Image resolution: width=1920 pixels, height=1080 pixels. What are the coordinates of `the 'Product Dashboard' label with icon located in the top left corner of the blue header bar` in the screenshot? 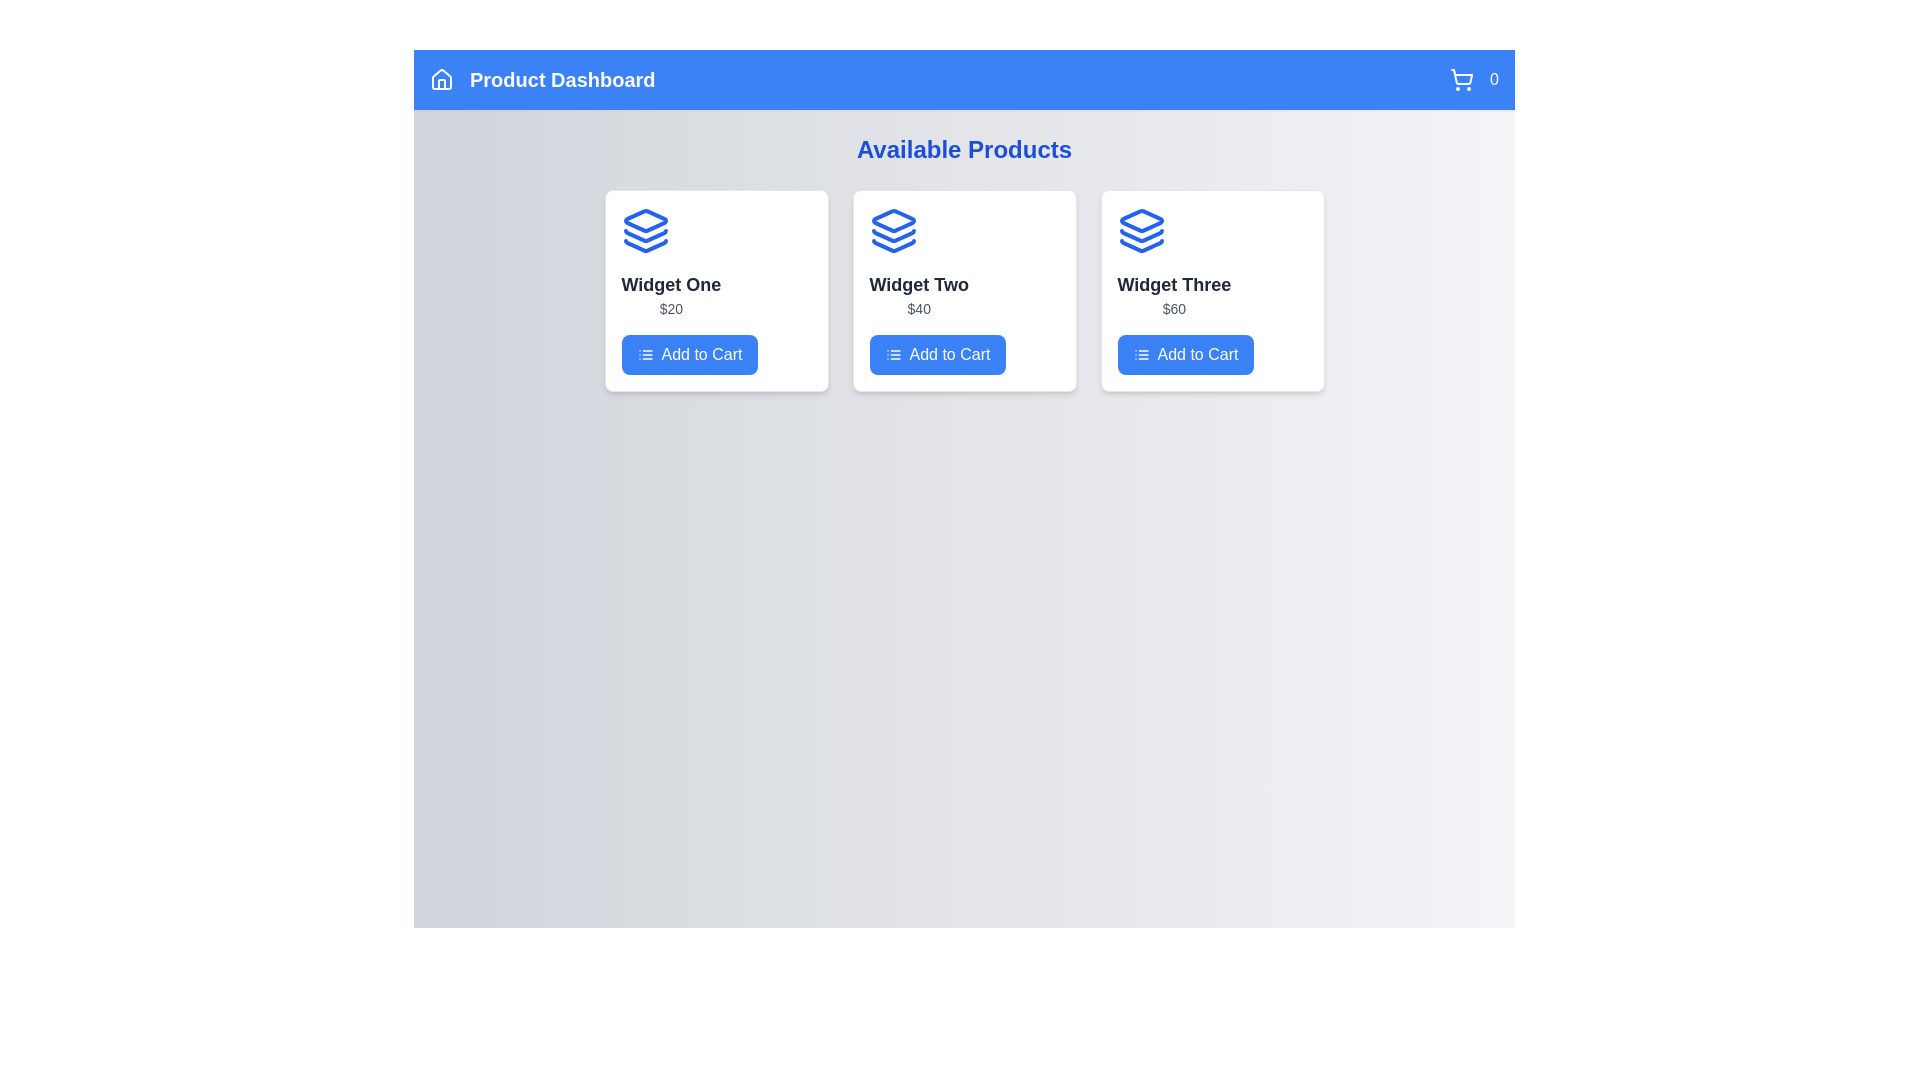 It's located at (542, 79).